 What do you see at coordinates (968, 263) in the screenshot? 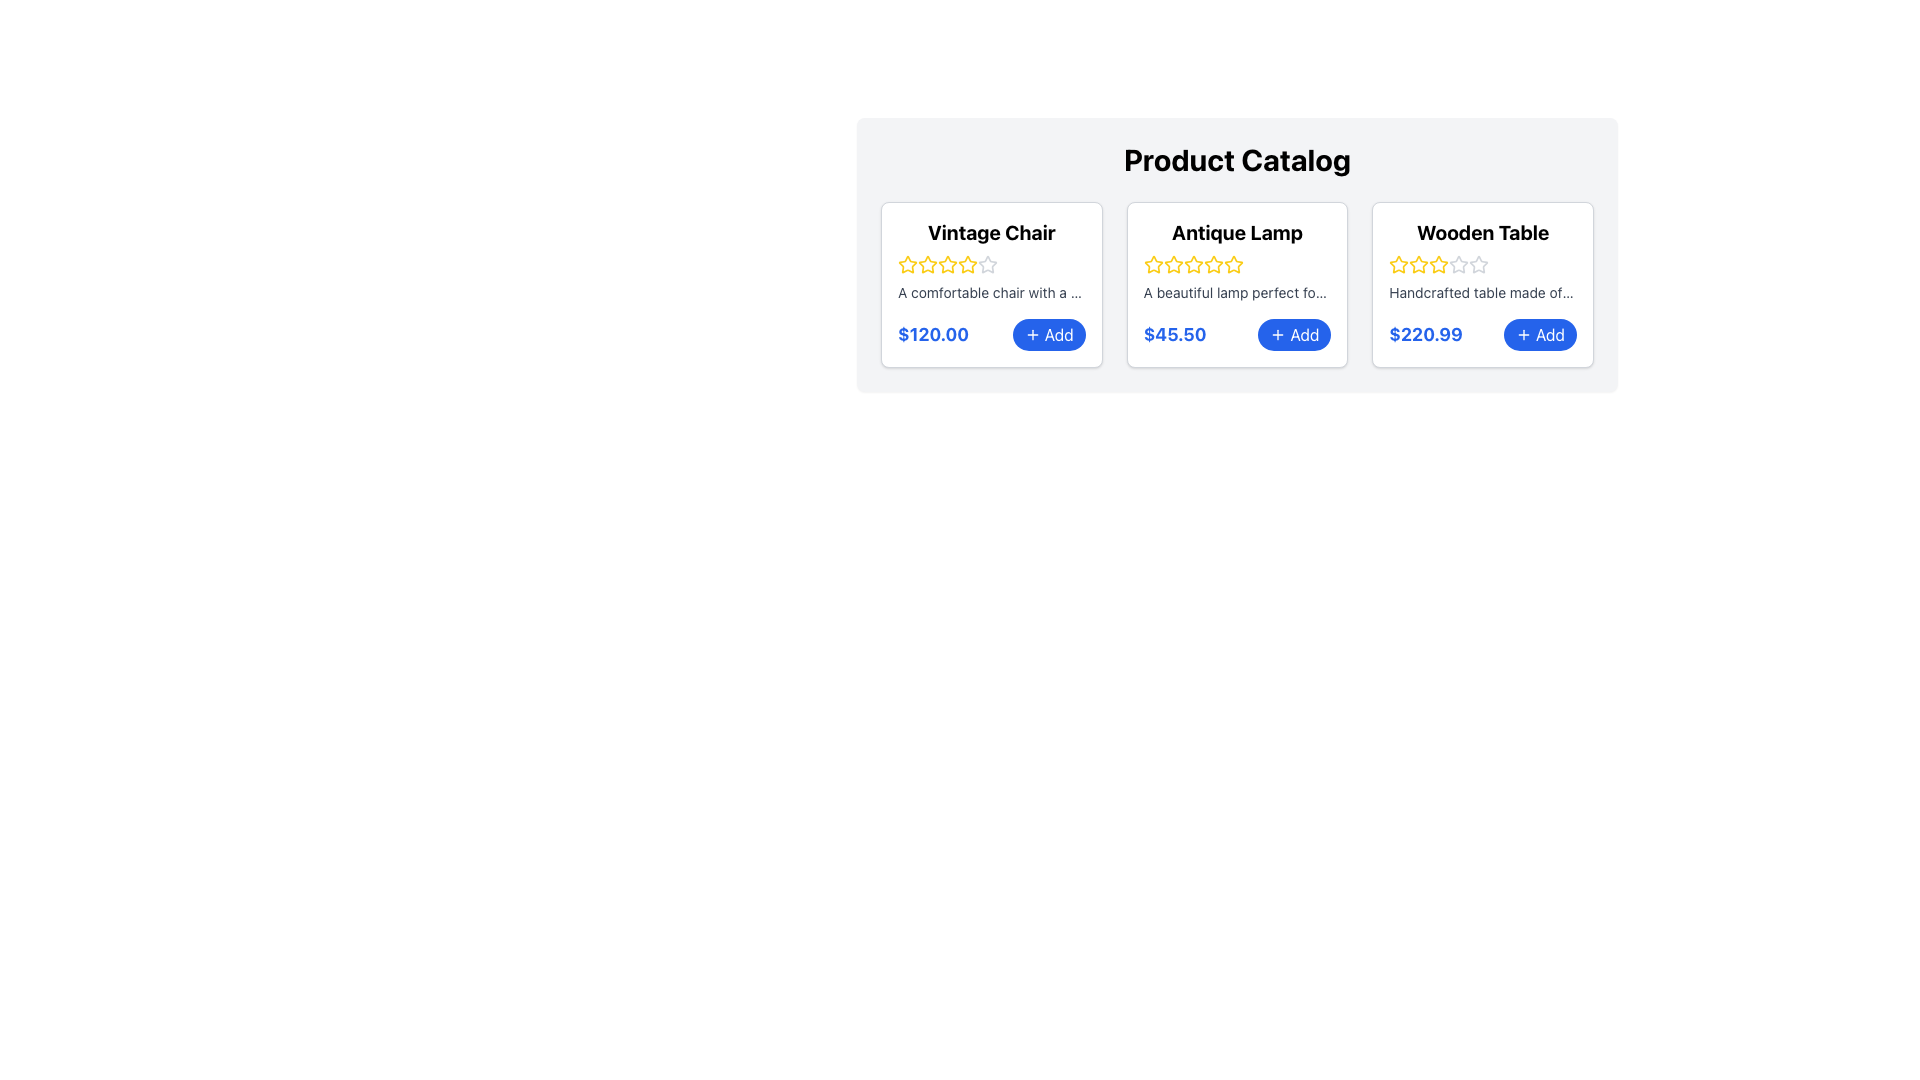
I see `the second star icon used for rating under the 'Vintage Chair' product title in the 'Product Catalog' section` at bounding box center [968, 263].